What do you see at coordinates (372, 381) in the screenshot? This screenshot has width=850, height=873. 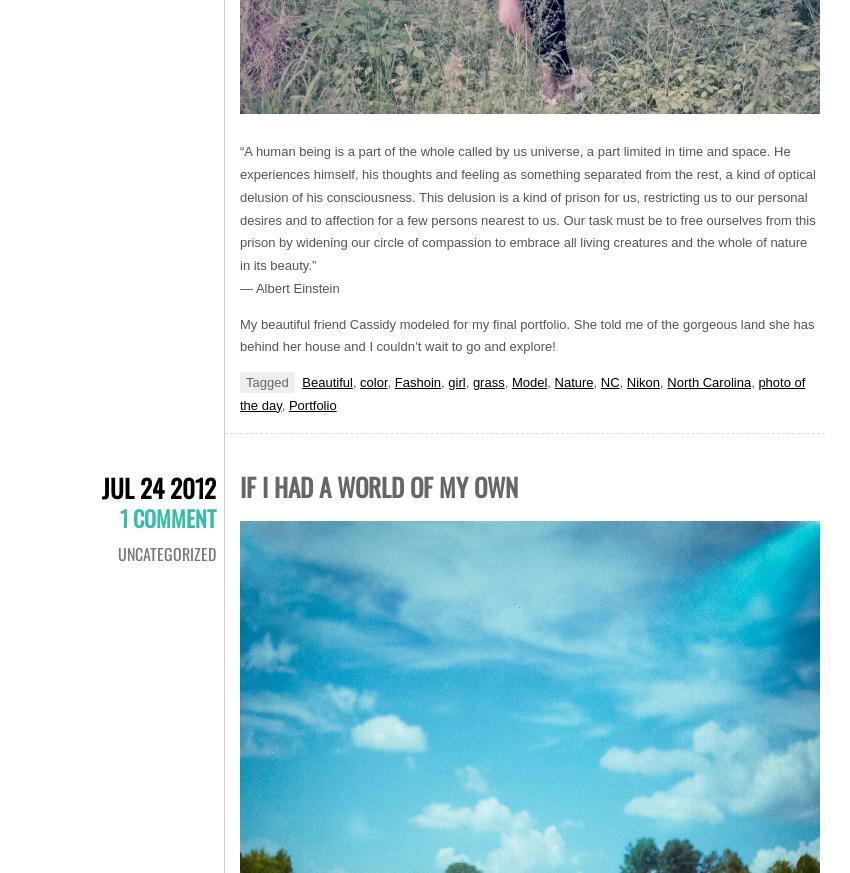 I see `'color'` at bounding box center [372, 381].